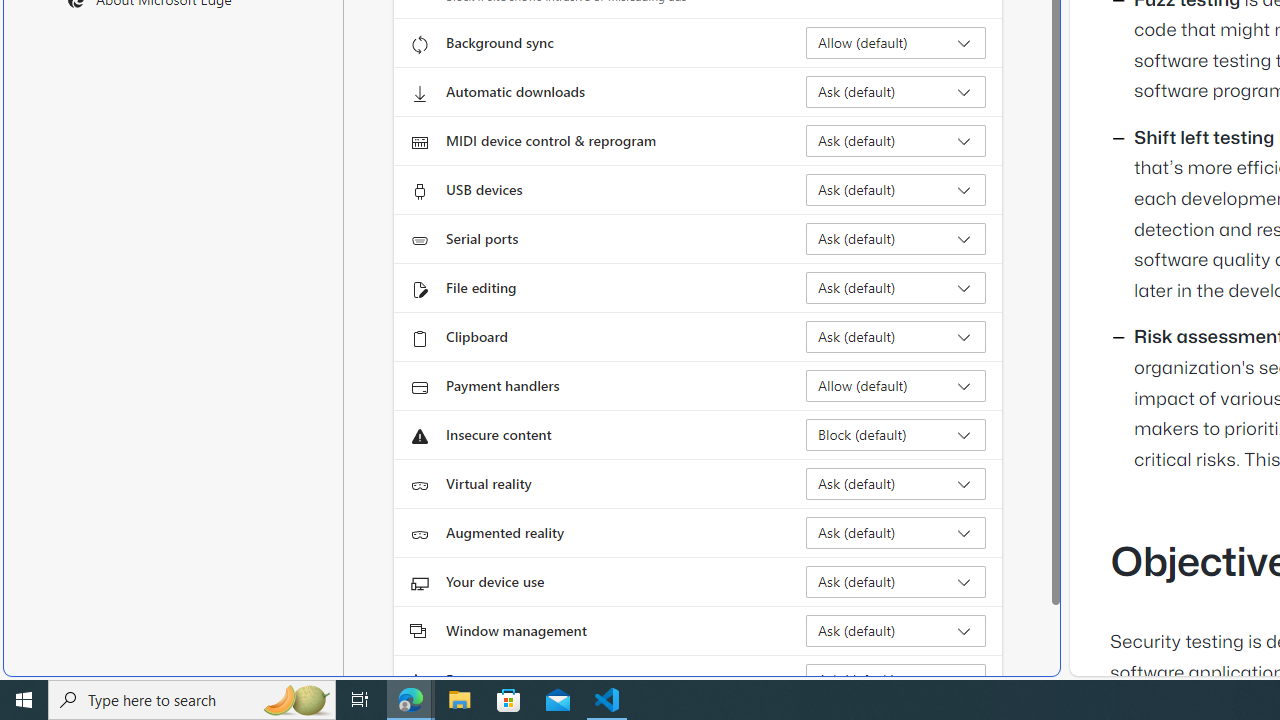  Describe the element at coordinates (895, 335) in the screenshot. I see `'Clipboard Ask (default)'` at that location.